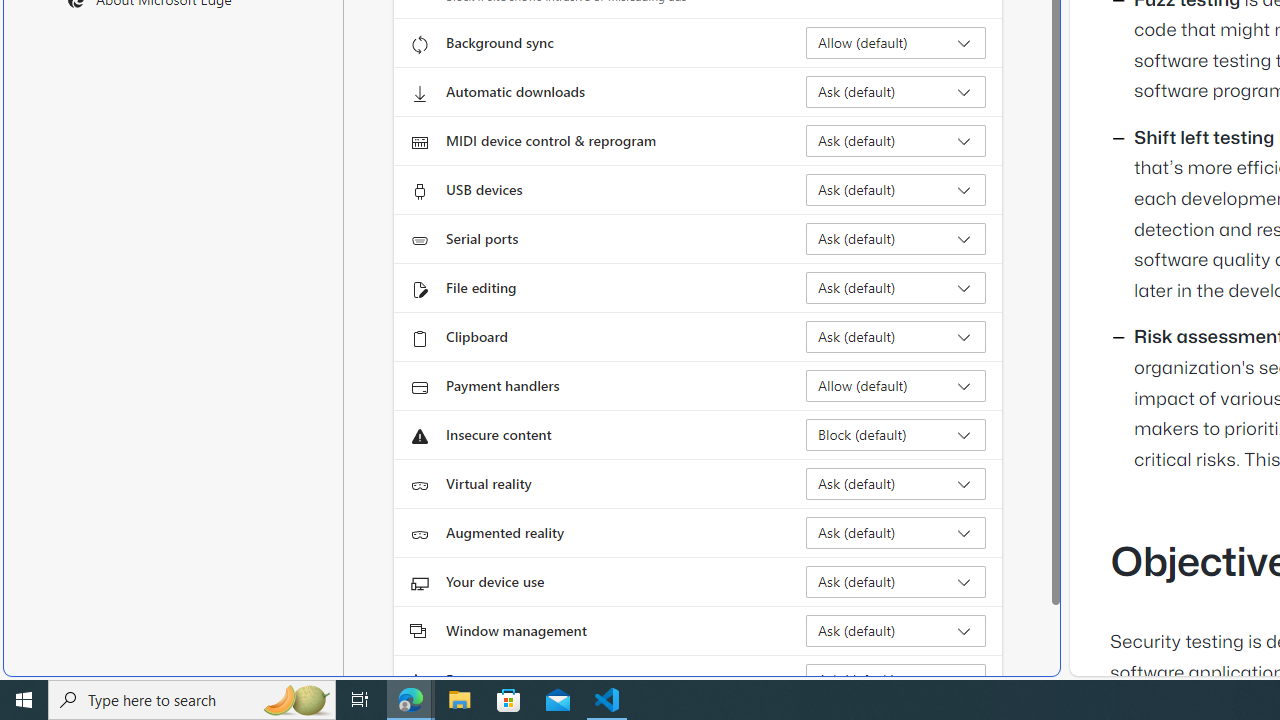  Describe the element at coordinates (895, 335) in the screenshot. I see `'Clipboard Ask (default)'` at that location.